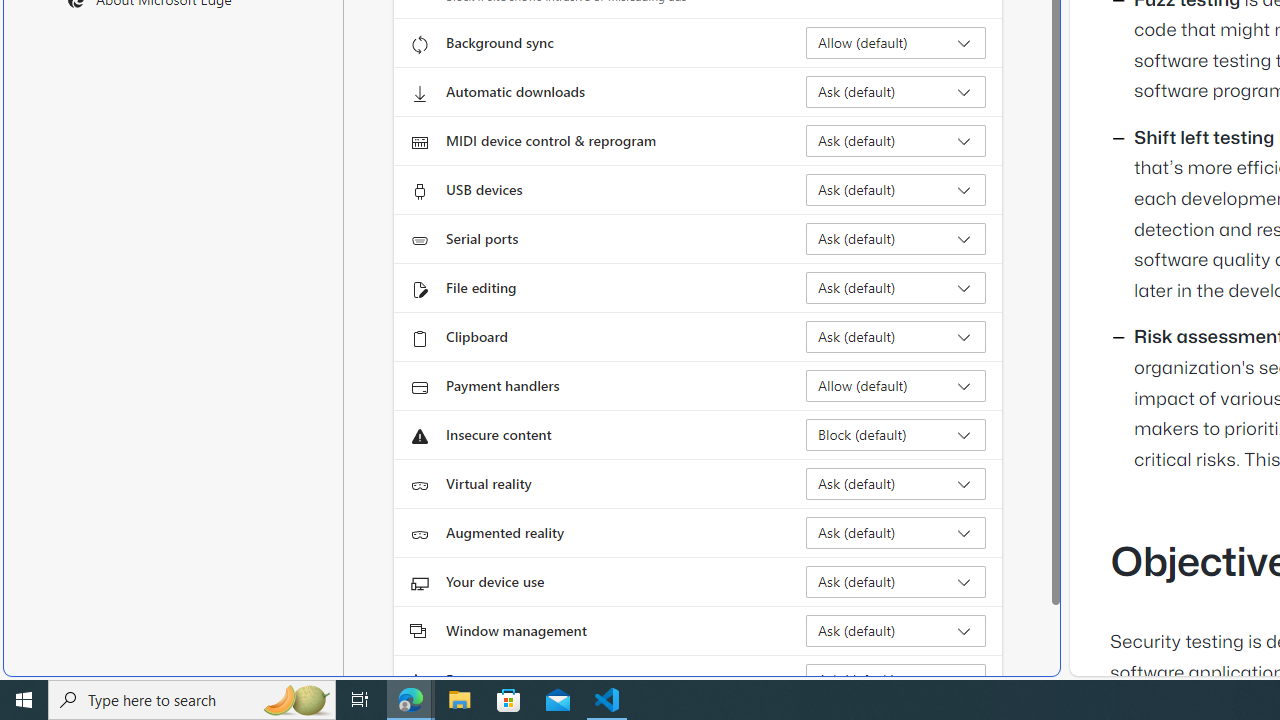  Describe the element at coordinates (895, 335) in the screenshot. I see `'Clipboard Ask (default)'` at that location.